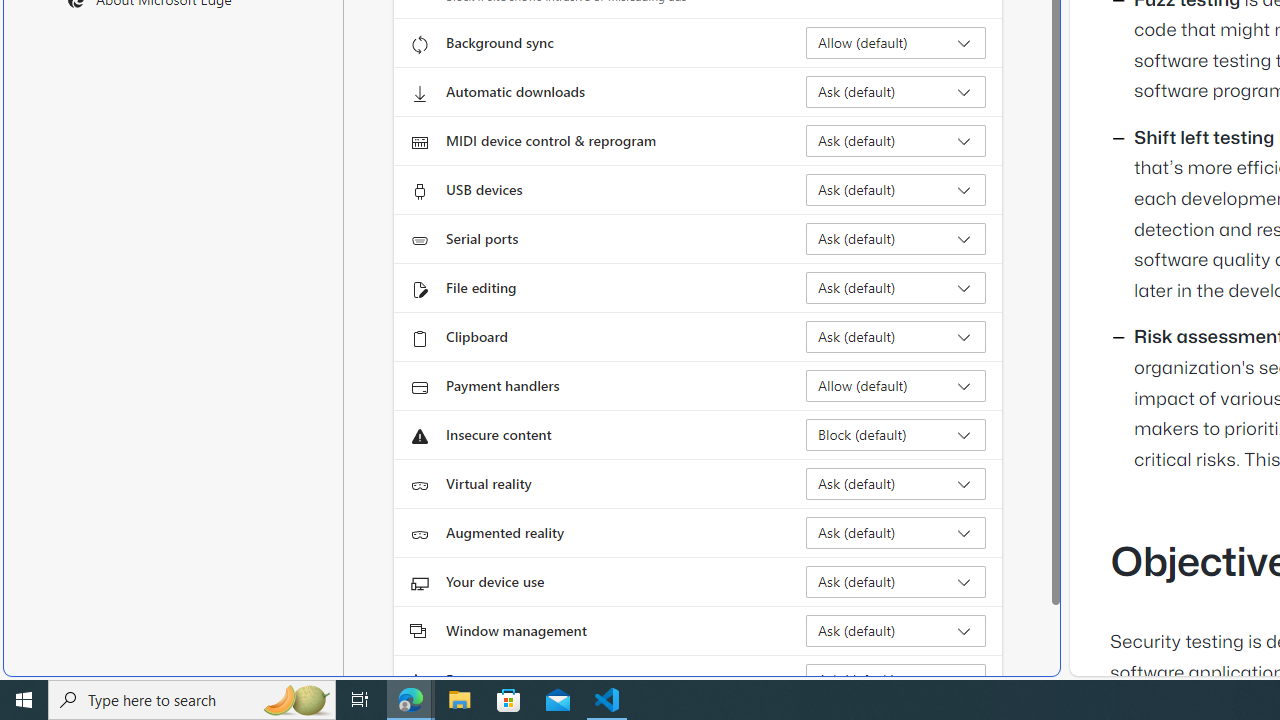  Describe the element at coordinates (895, 335) in the screenshot. I see `'Clipboard Ask (default)'` at that location.